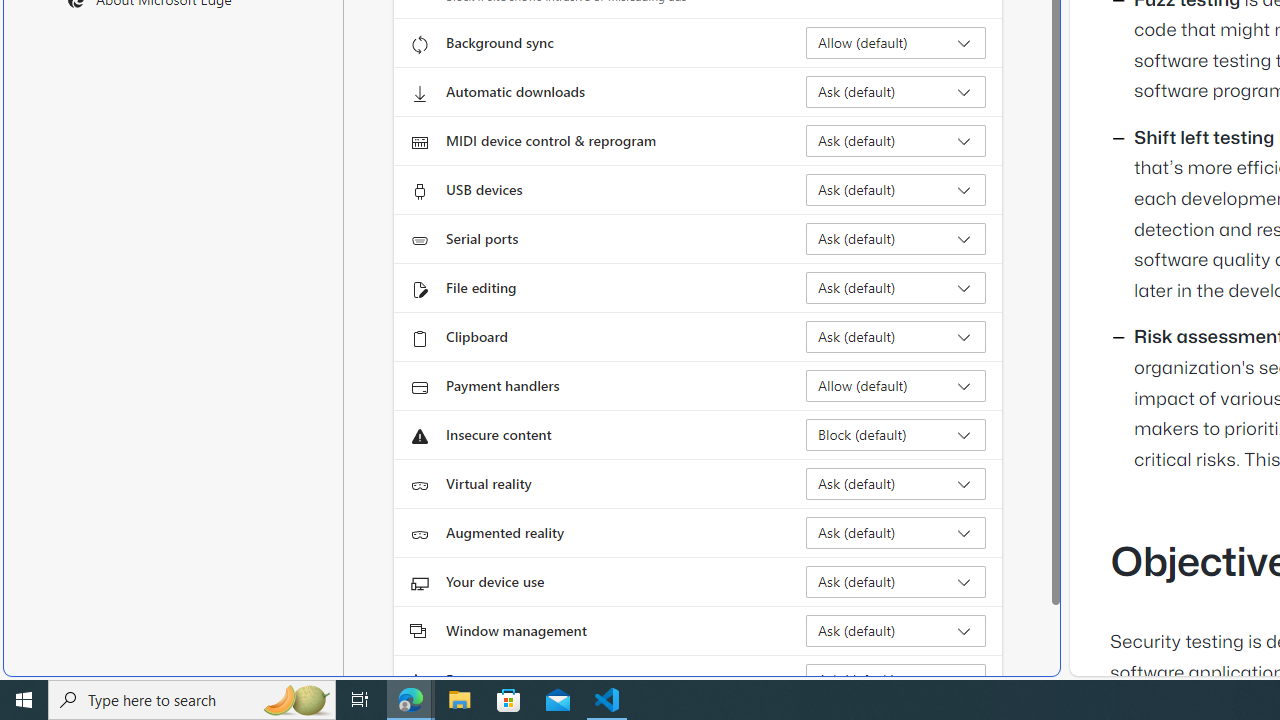  Describe the element at coordinates (895, 335) in the screenshot. I see `'Clipboard Ask (default)'` at that location.